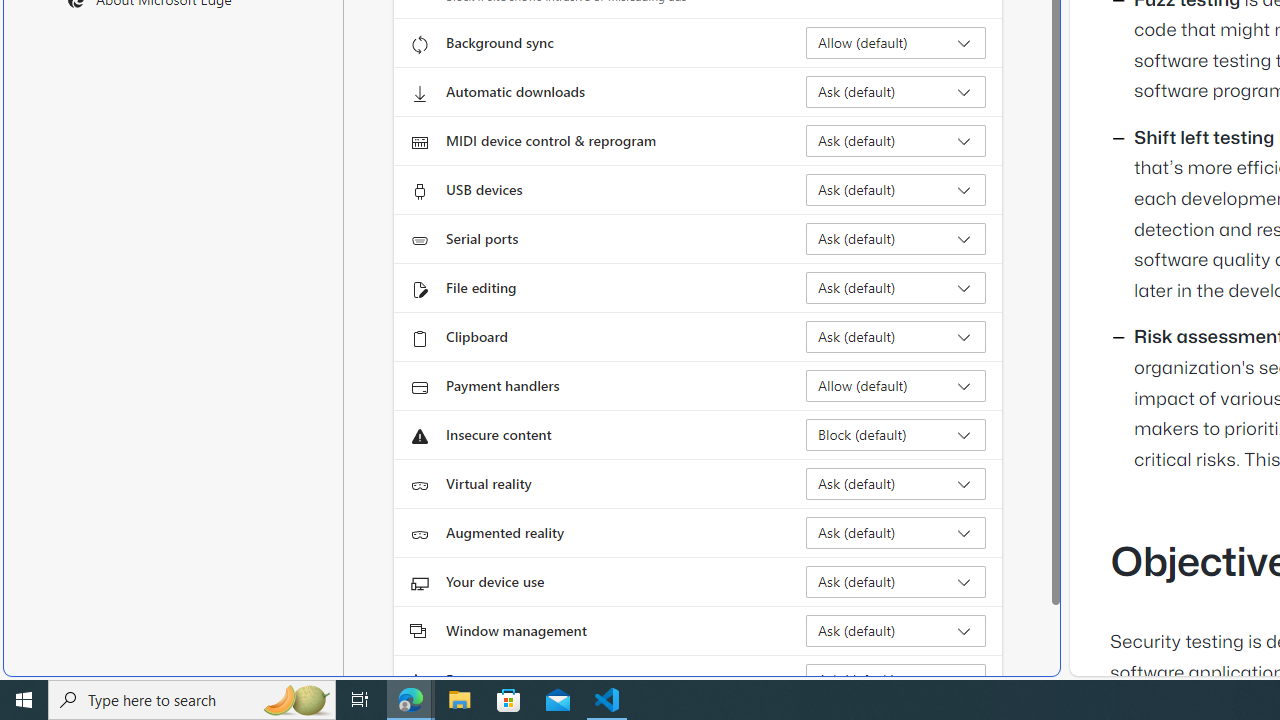  Describe the element at coordinates (895, 335) in the screenshot. I see `'Clipboard Ask (default)'` at that location.